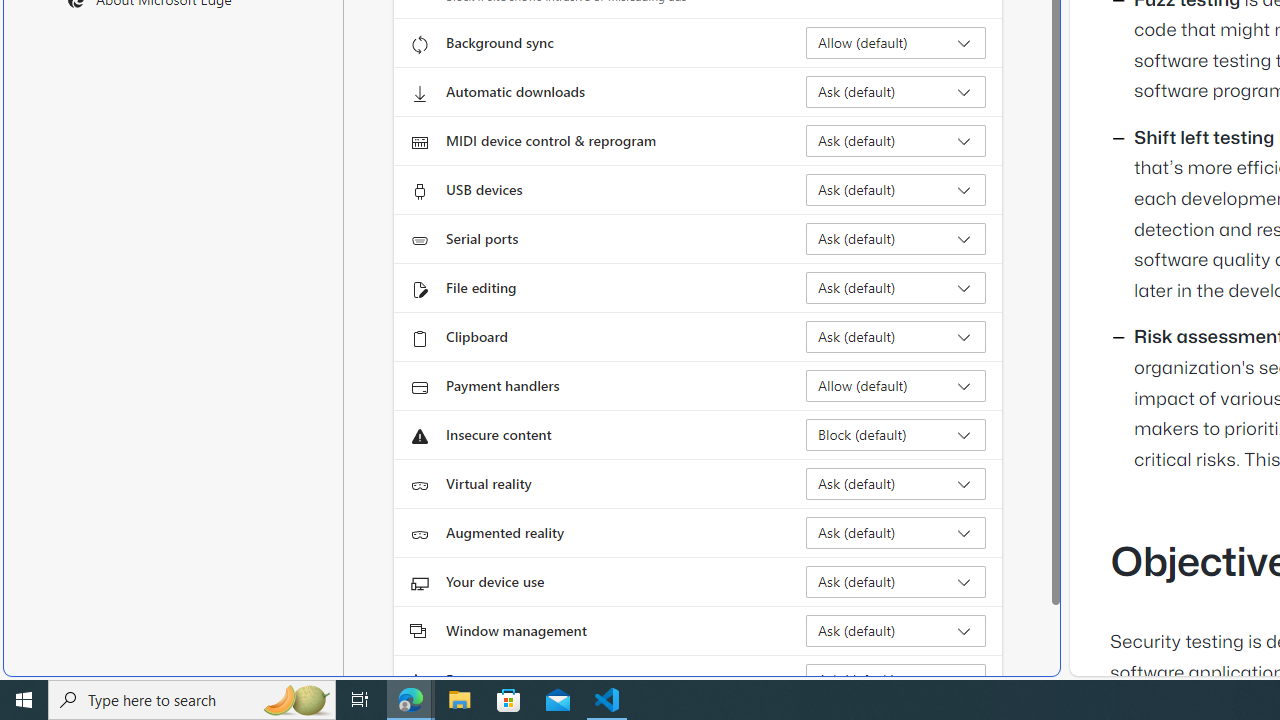  Describe the element at coordinates (895, 335) in the screenshot. I see `'Clipboard Ask (default)'` at that location.